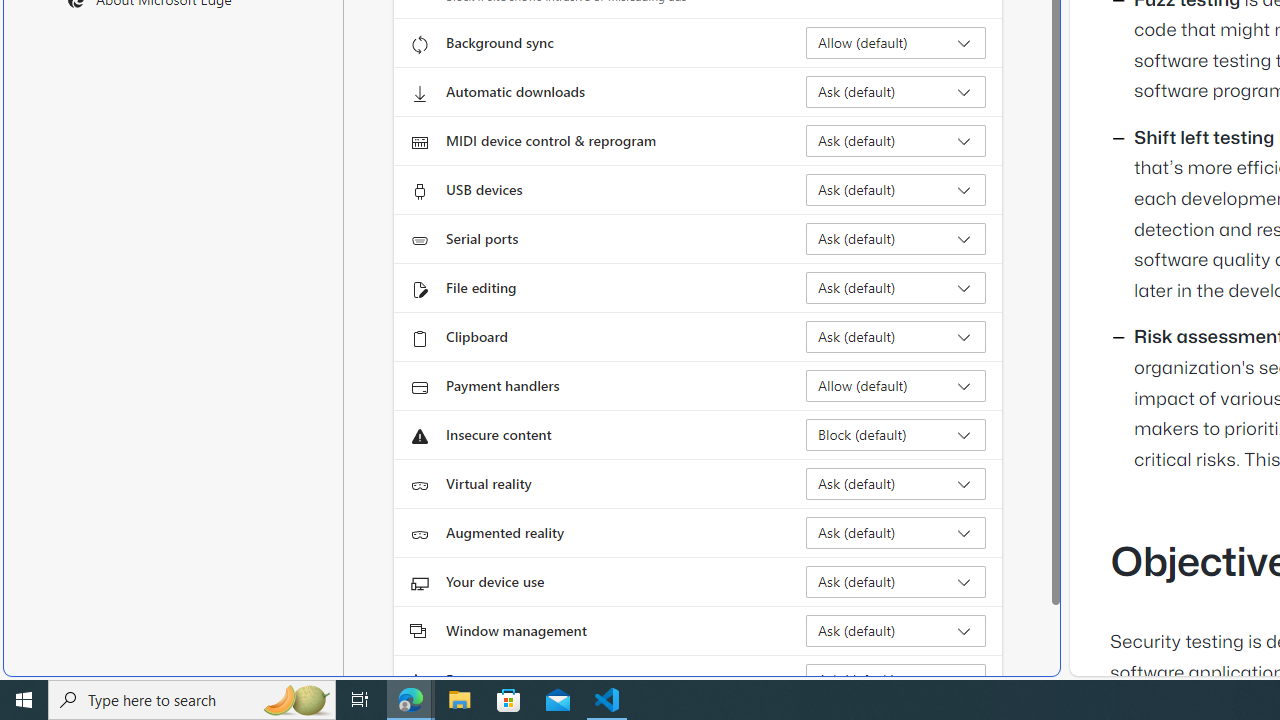  Describe the element at coordinates (895, 335) in the screenshot. I see `'Clipboard Ask (default)'` at that location.